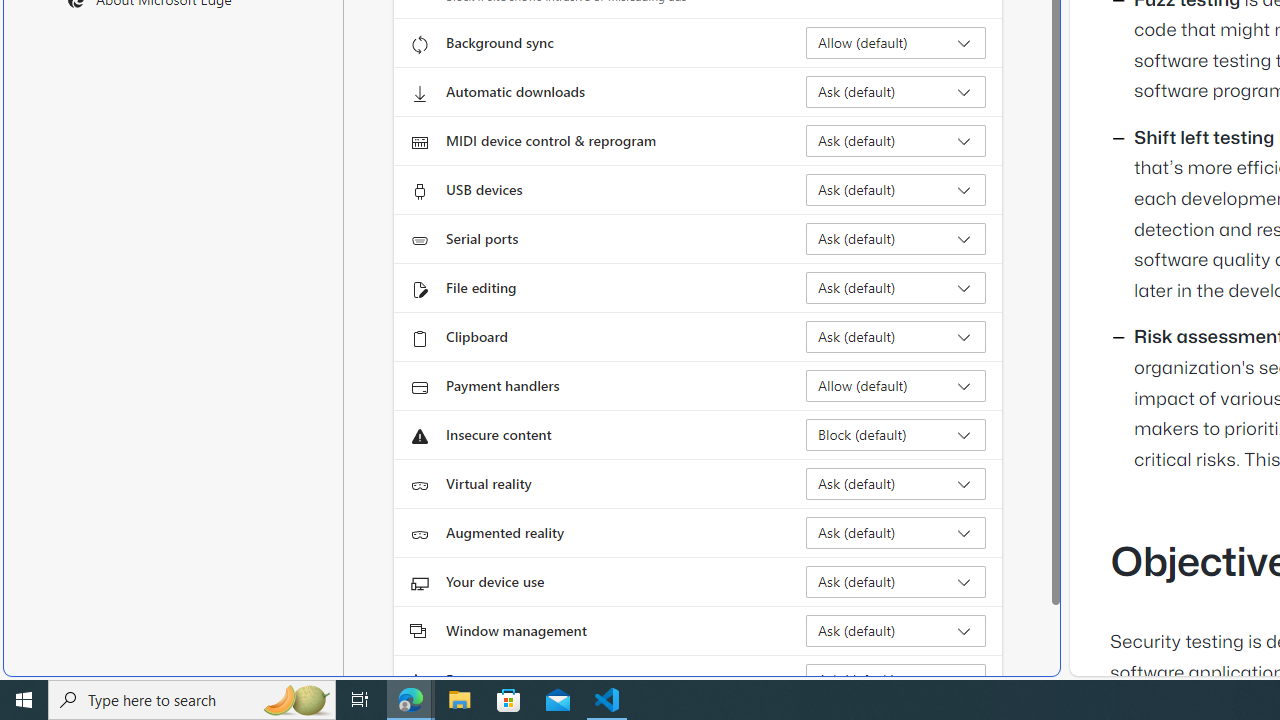  Describe the element at coordinates (895, 335) in the screenshot. I see `'Clipboard Ask (default)'` at that location.